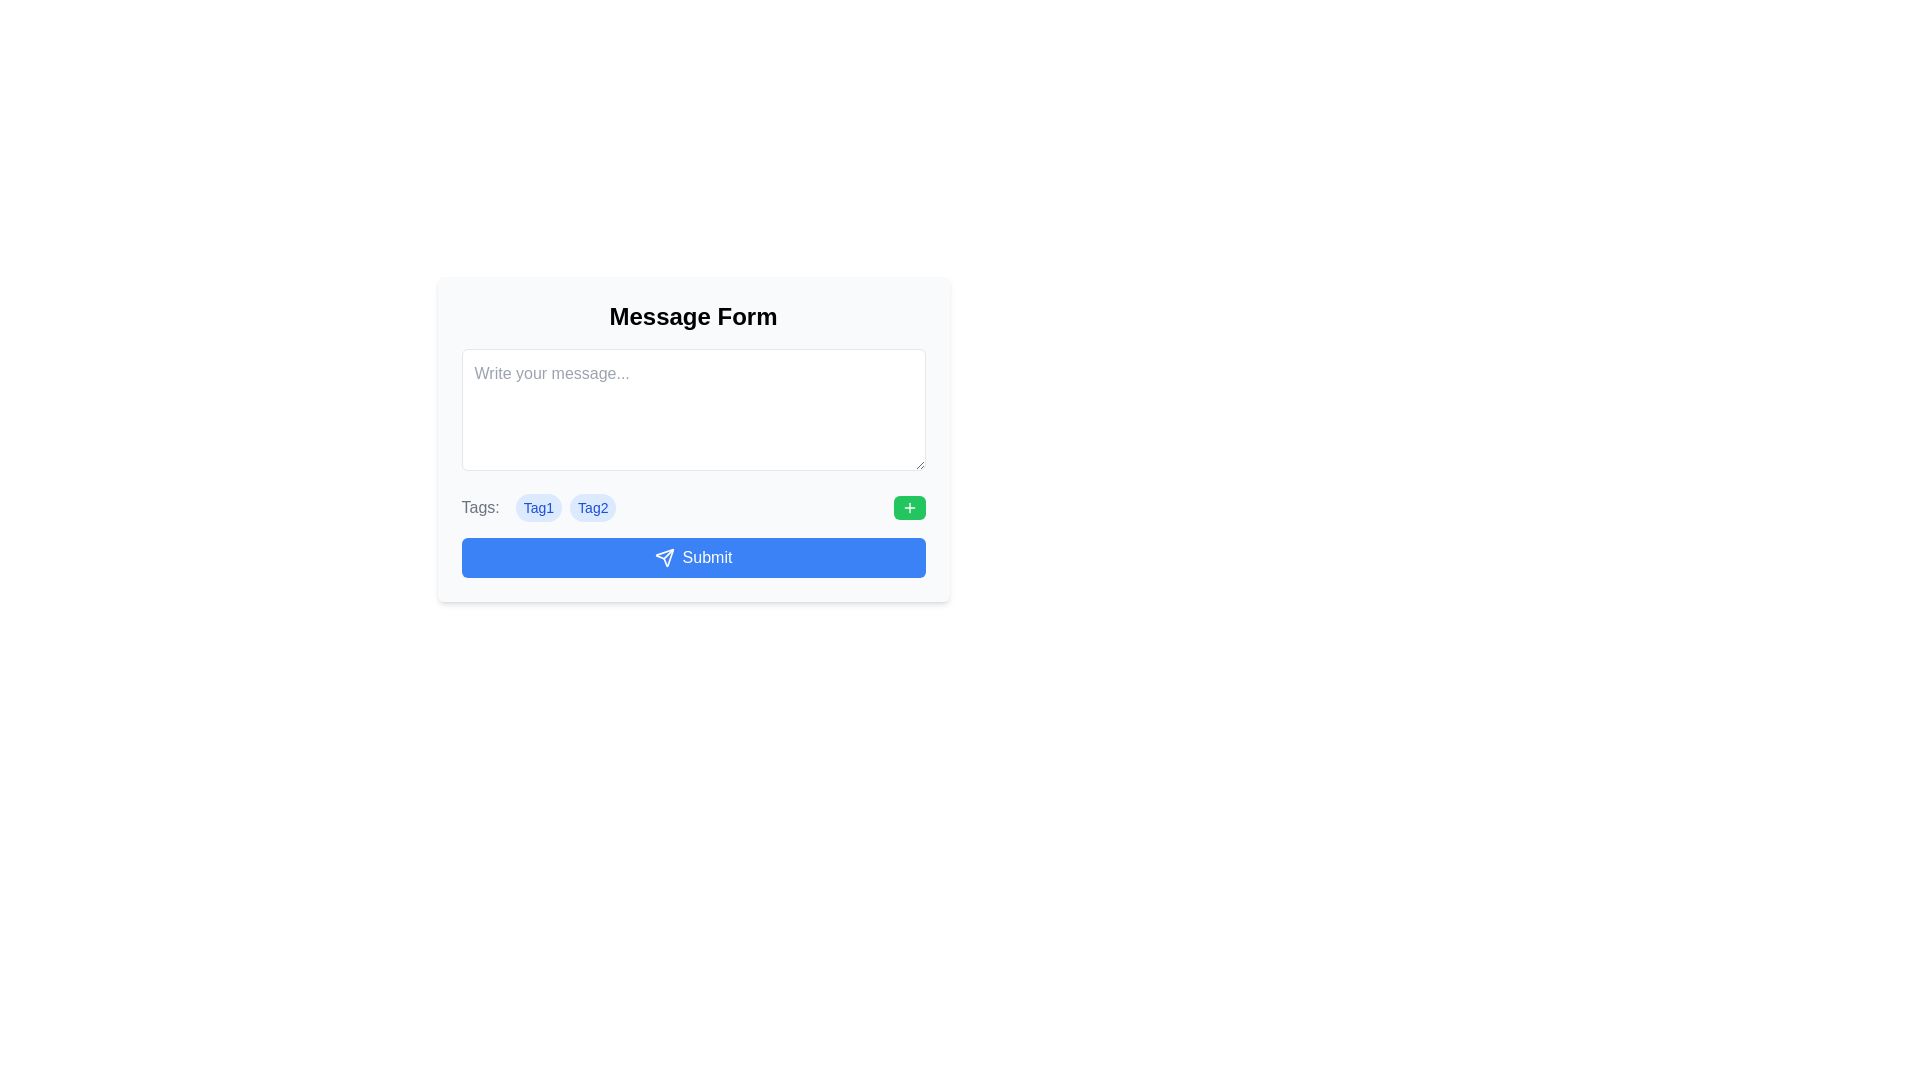  What do you see at coordinates (693, 315) in the screenshot?
I see `the 'Message Form' text label, which is prominently displayed at the top of the form interface and serves as the headline for the content` at bounding box center [693, 315].